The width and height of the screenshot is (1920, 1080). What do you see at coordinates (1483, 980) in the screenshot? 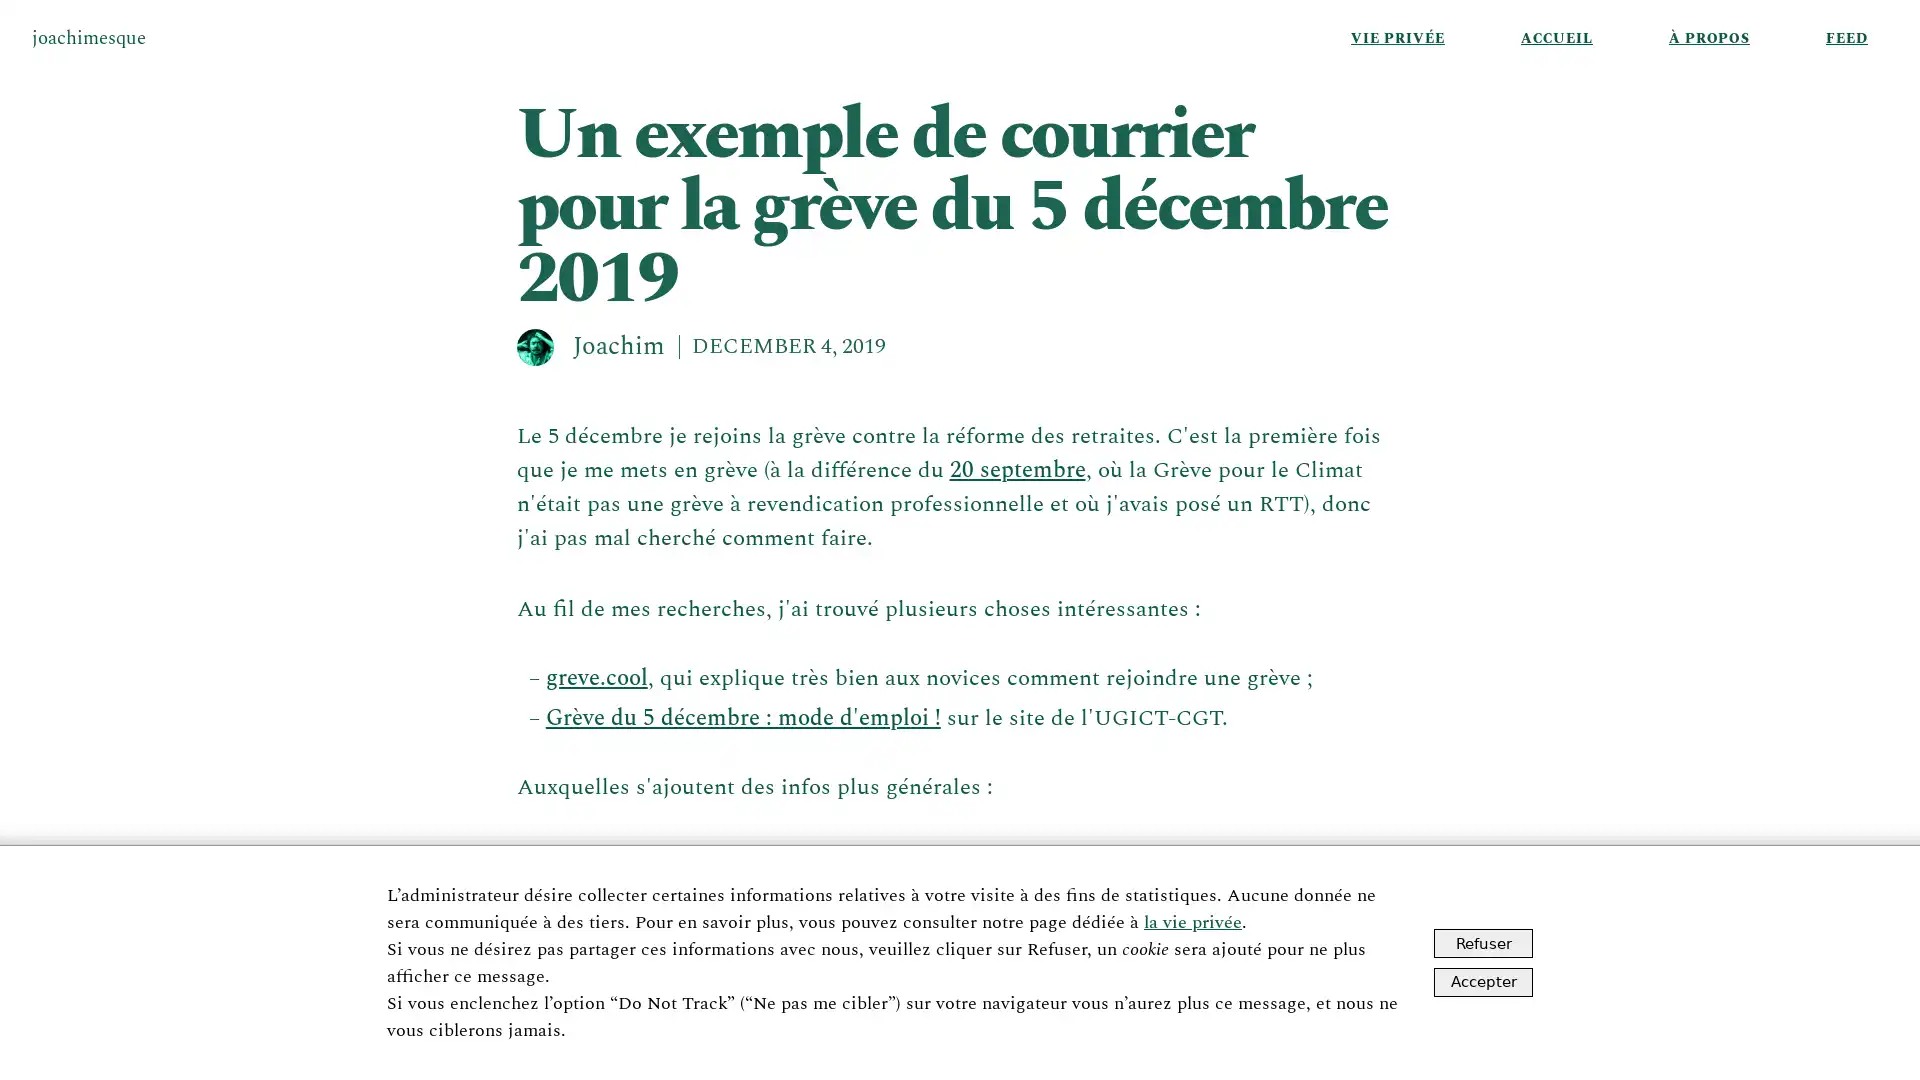
I see `Accepter` at bounding box center [1483, 980].